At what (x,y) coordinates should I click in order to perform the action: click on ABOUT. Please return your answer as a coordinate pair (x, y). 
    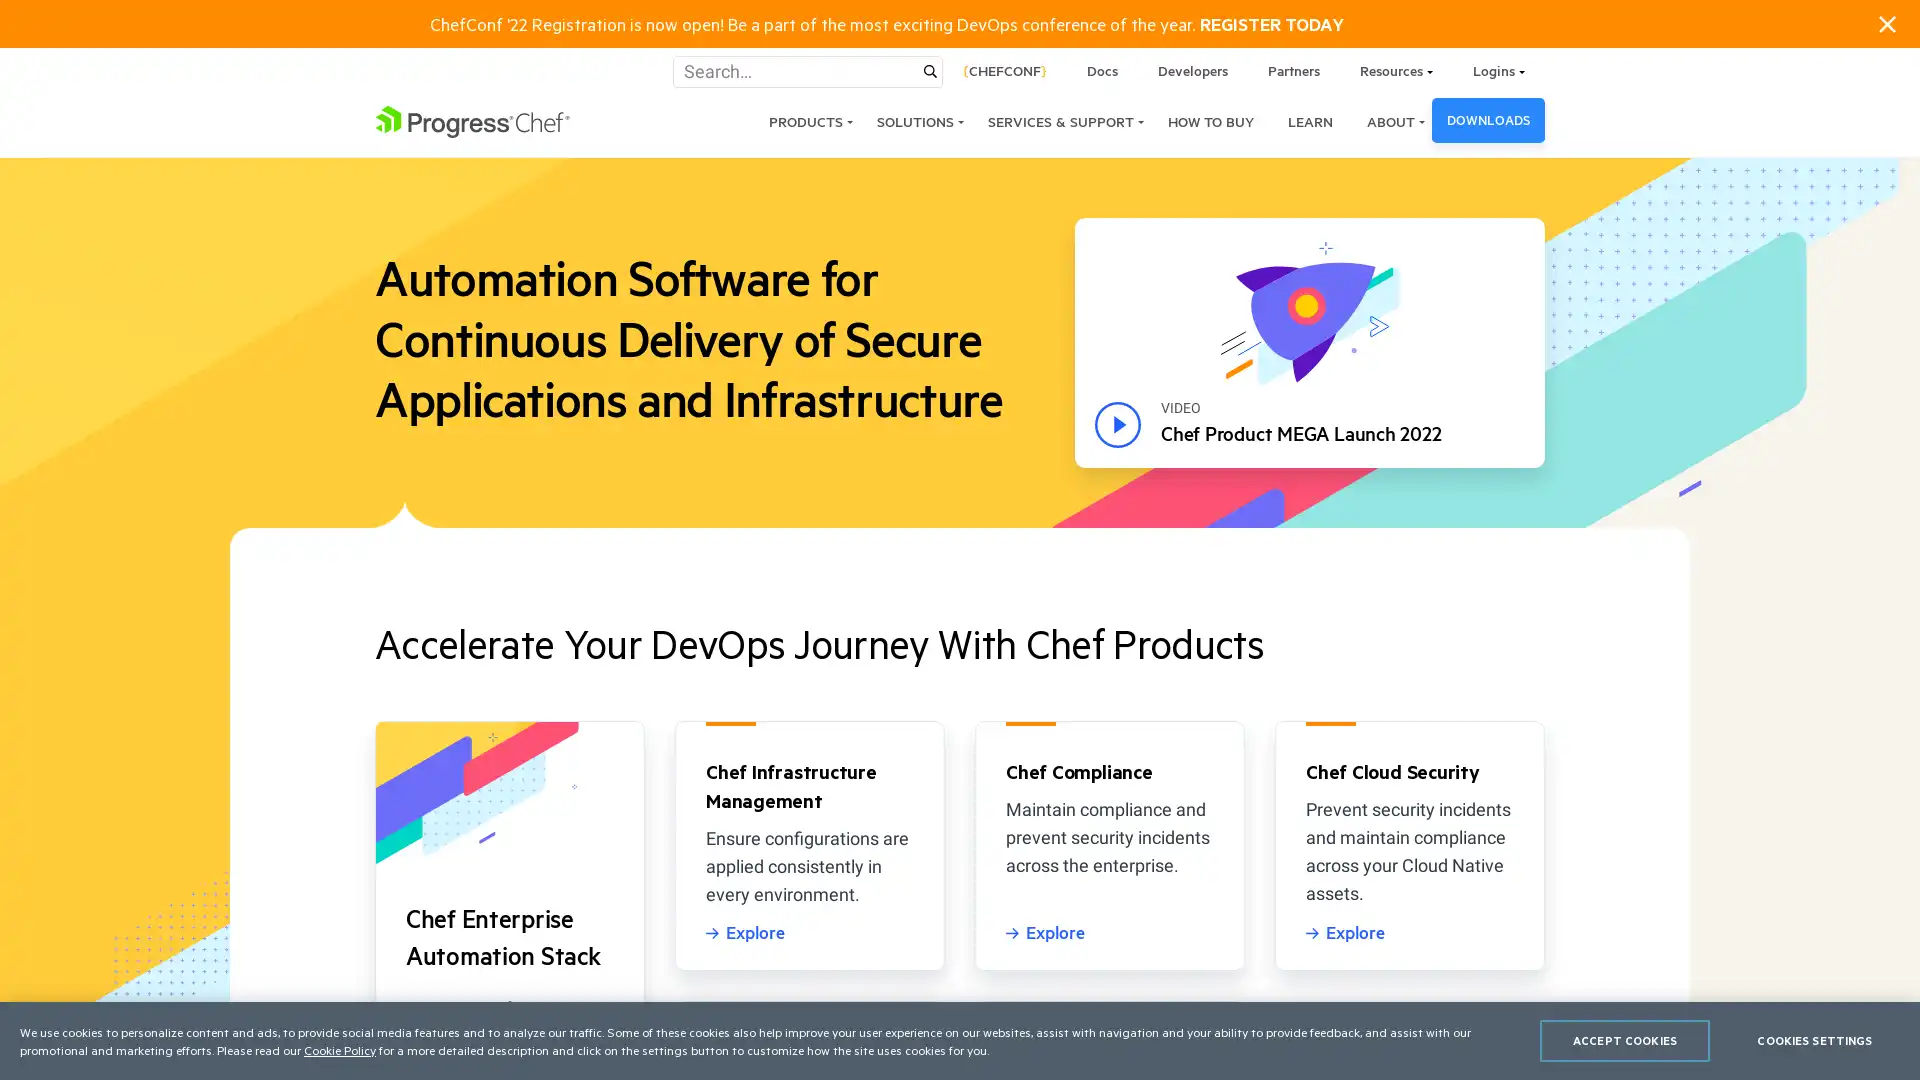
    Looking at the image, I should click on (1345, 122).